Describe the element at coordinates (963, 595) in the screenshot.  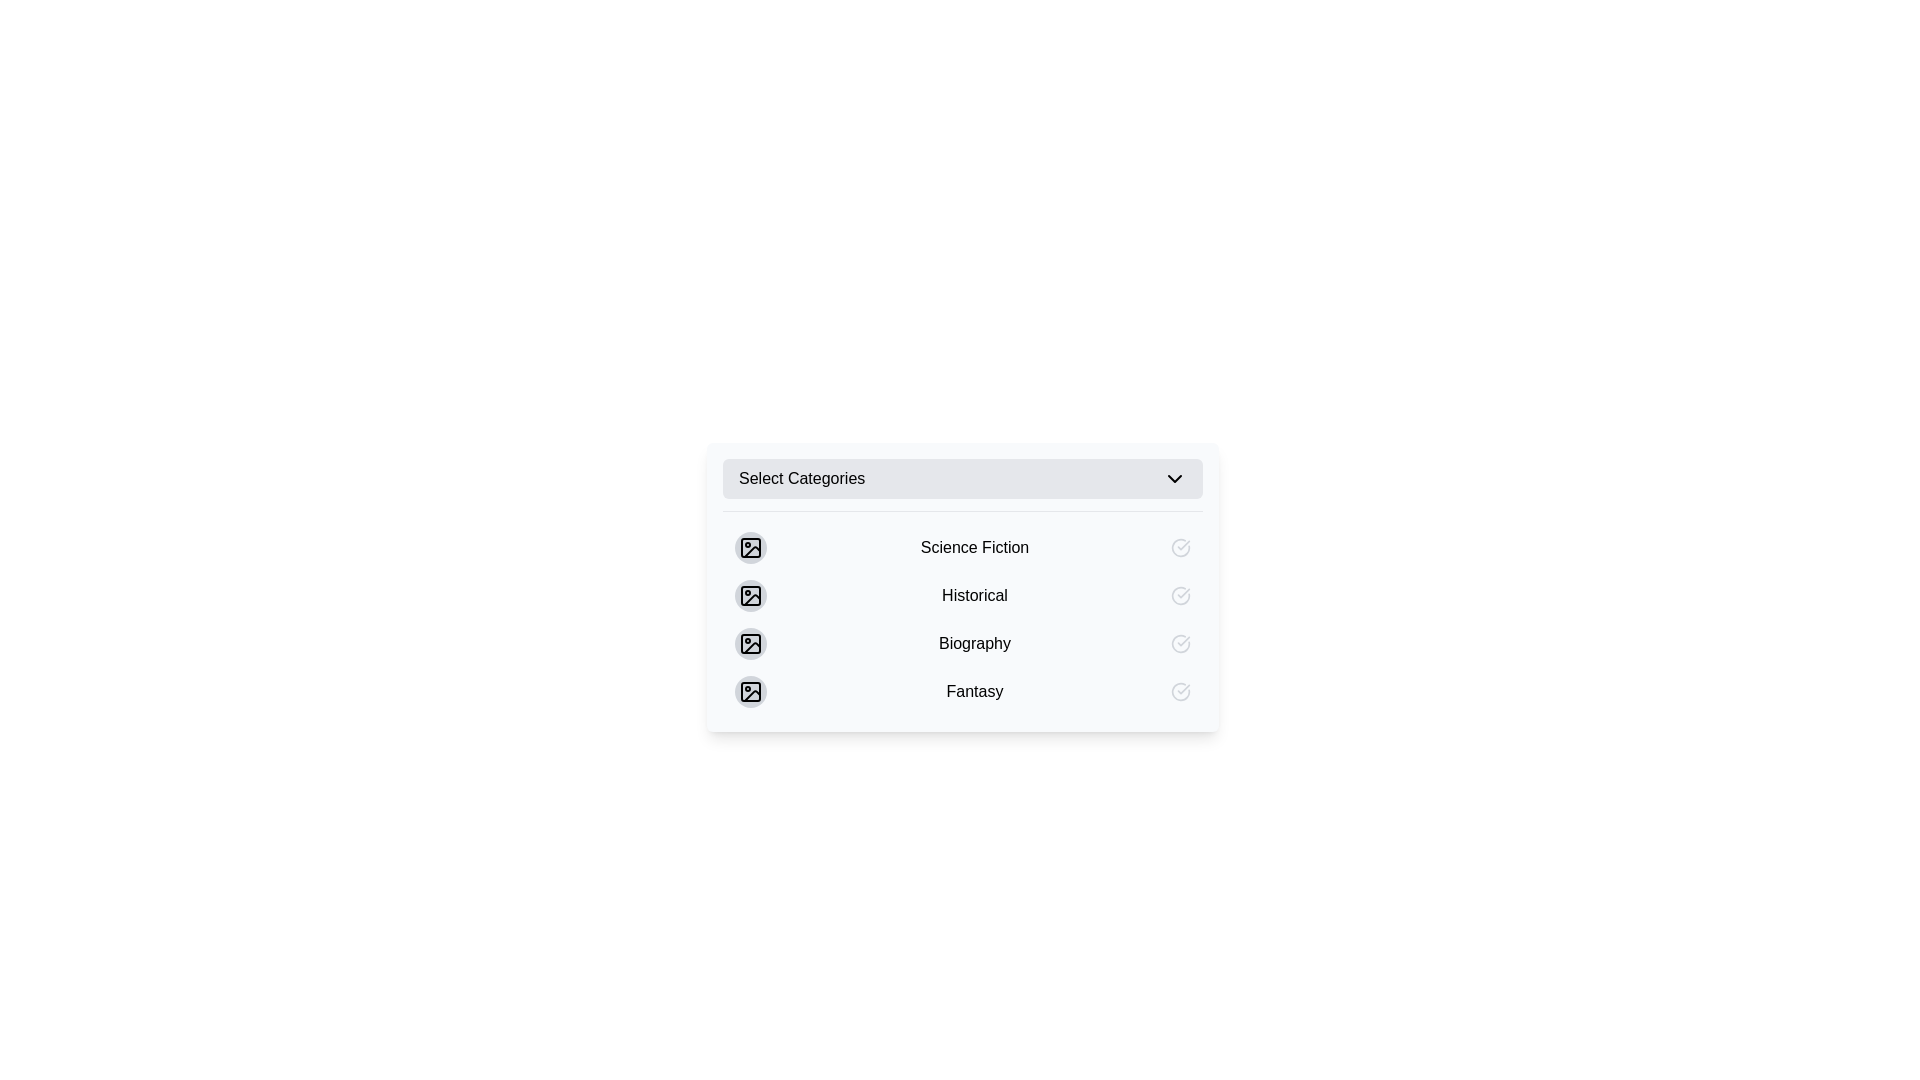
I see `the second list item in the 'Select Categories' list, which contains the text 'Historical' and a checkmark icon` at that location.